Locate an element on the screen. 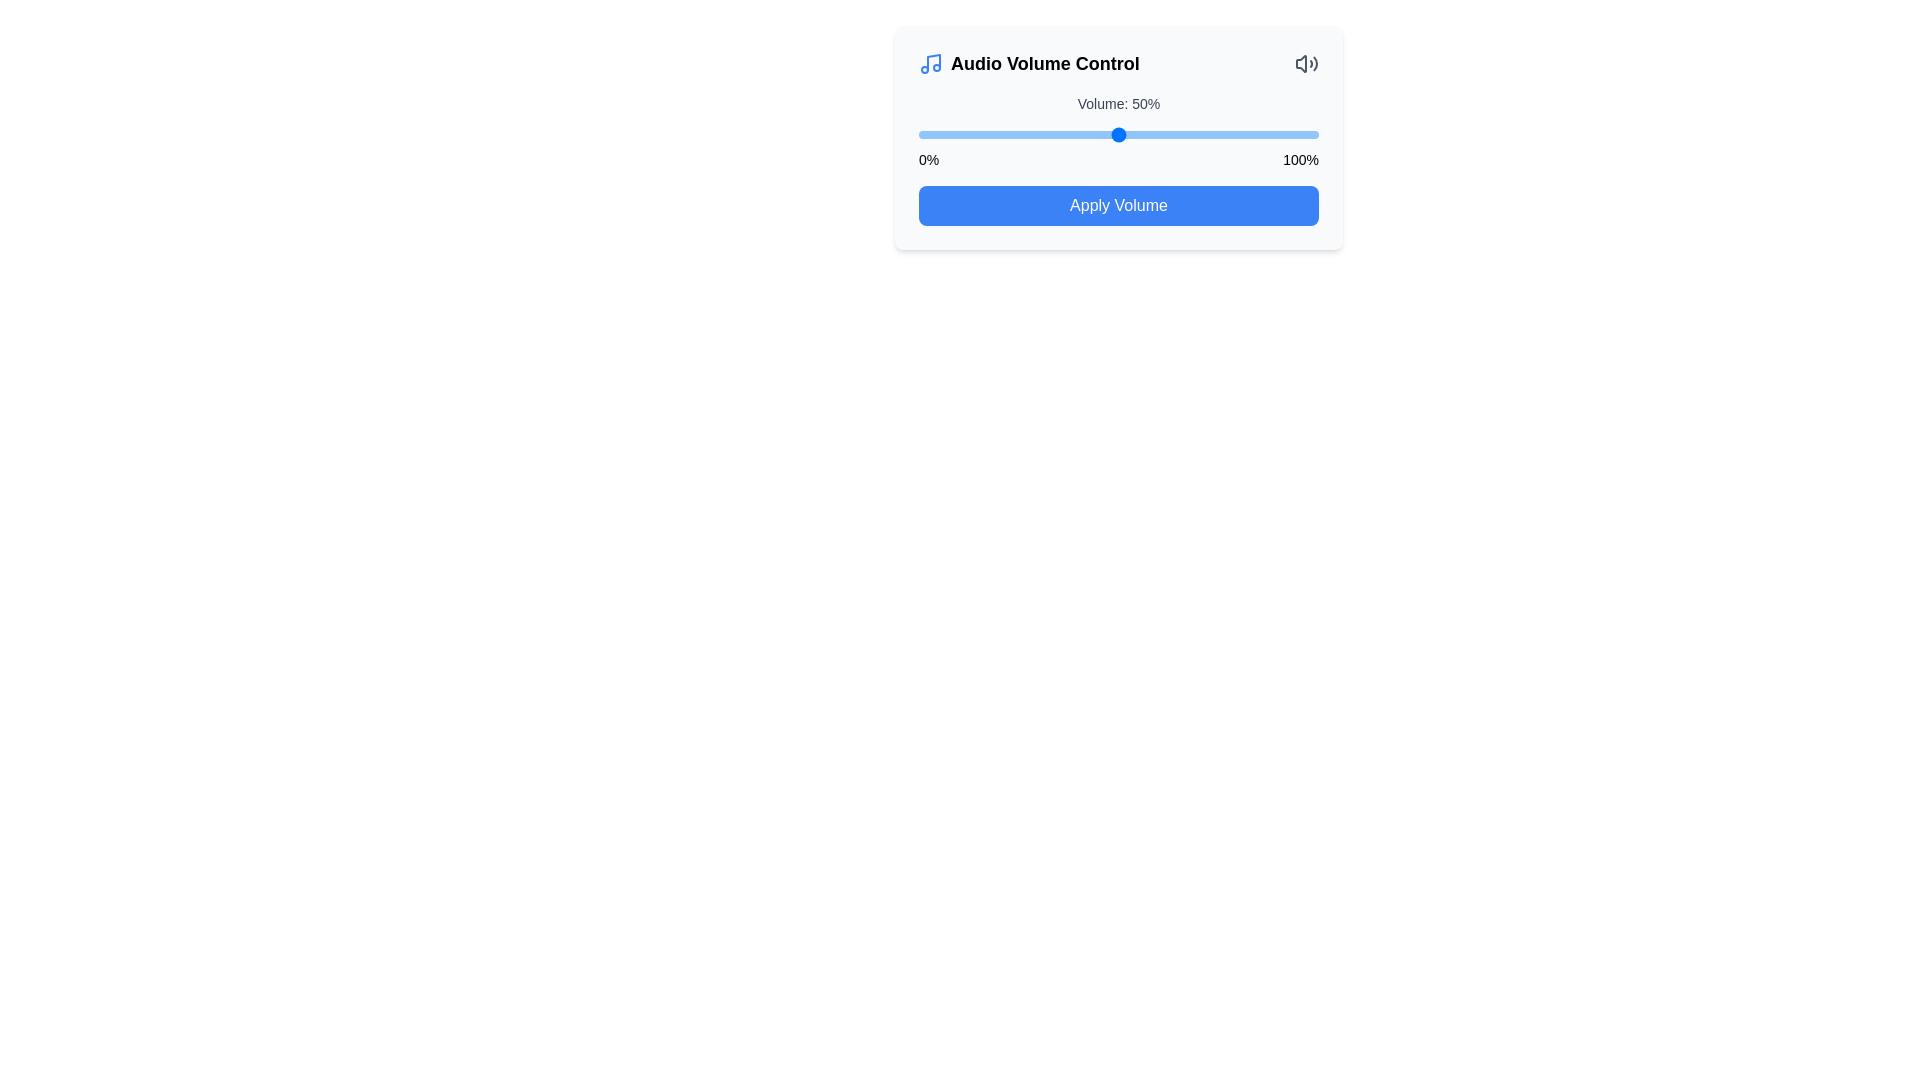  the volume is located at coordinates (1155, 135).